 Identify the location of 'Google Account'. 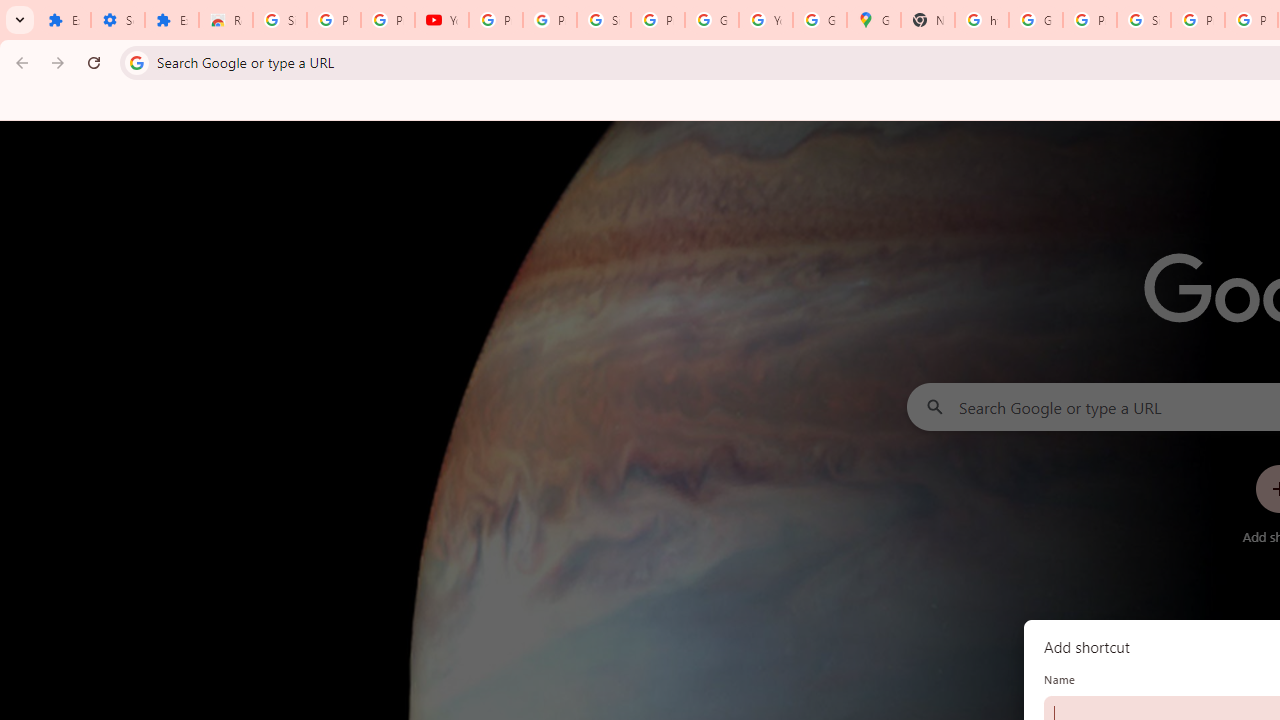
(711, 20).